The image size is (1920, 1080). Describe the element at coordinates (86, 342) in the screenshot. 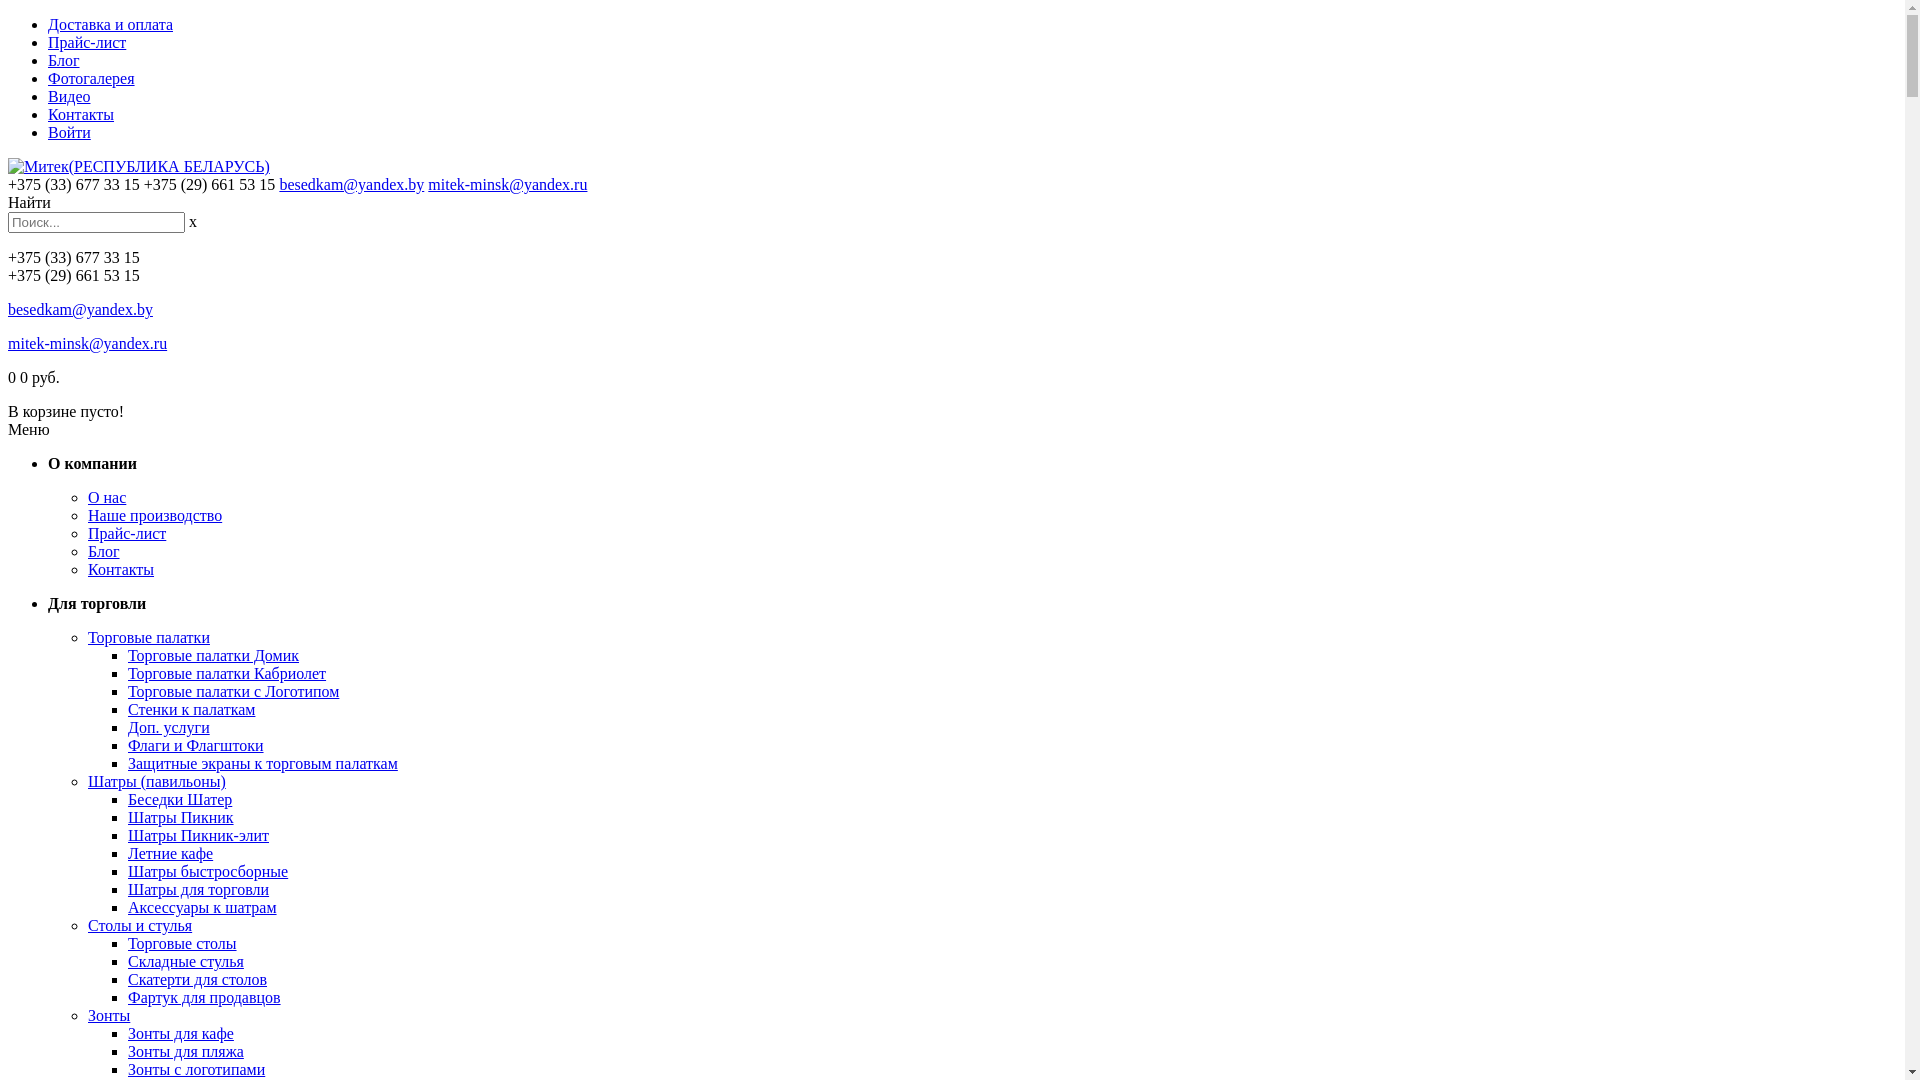

I see `'mitek-minsk@yandex.ru'` at that location.